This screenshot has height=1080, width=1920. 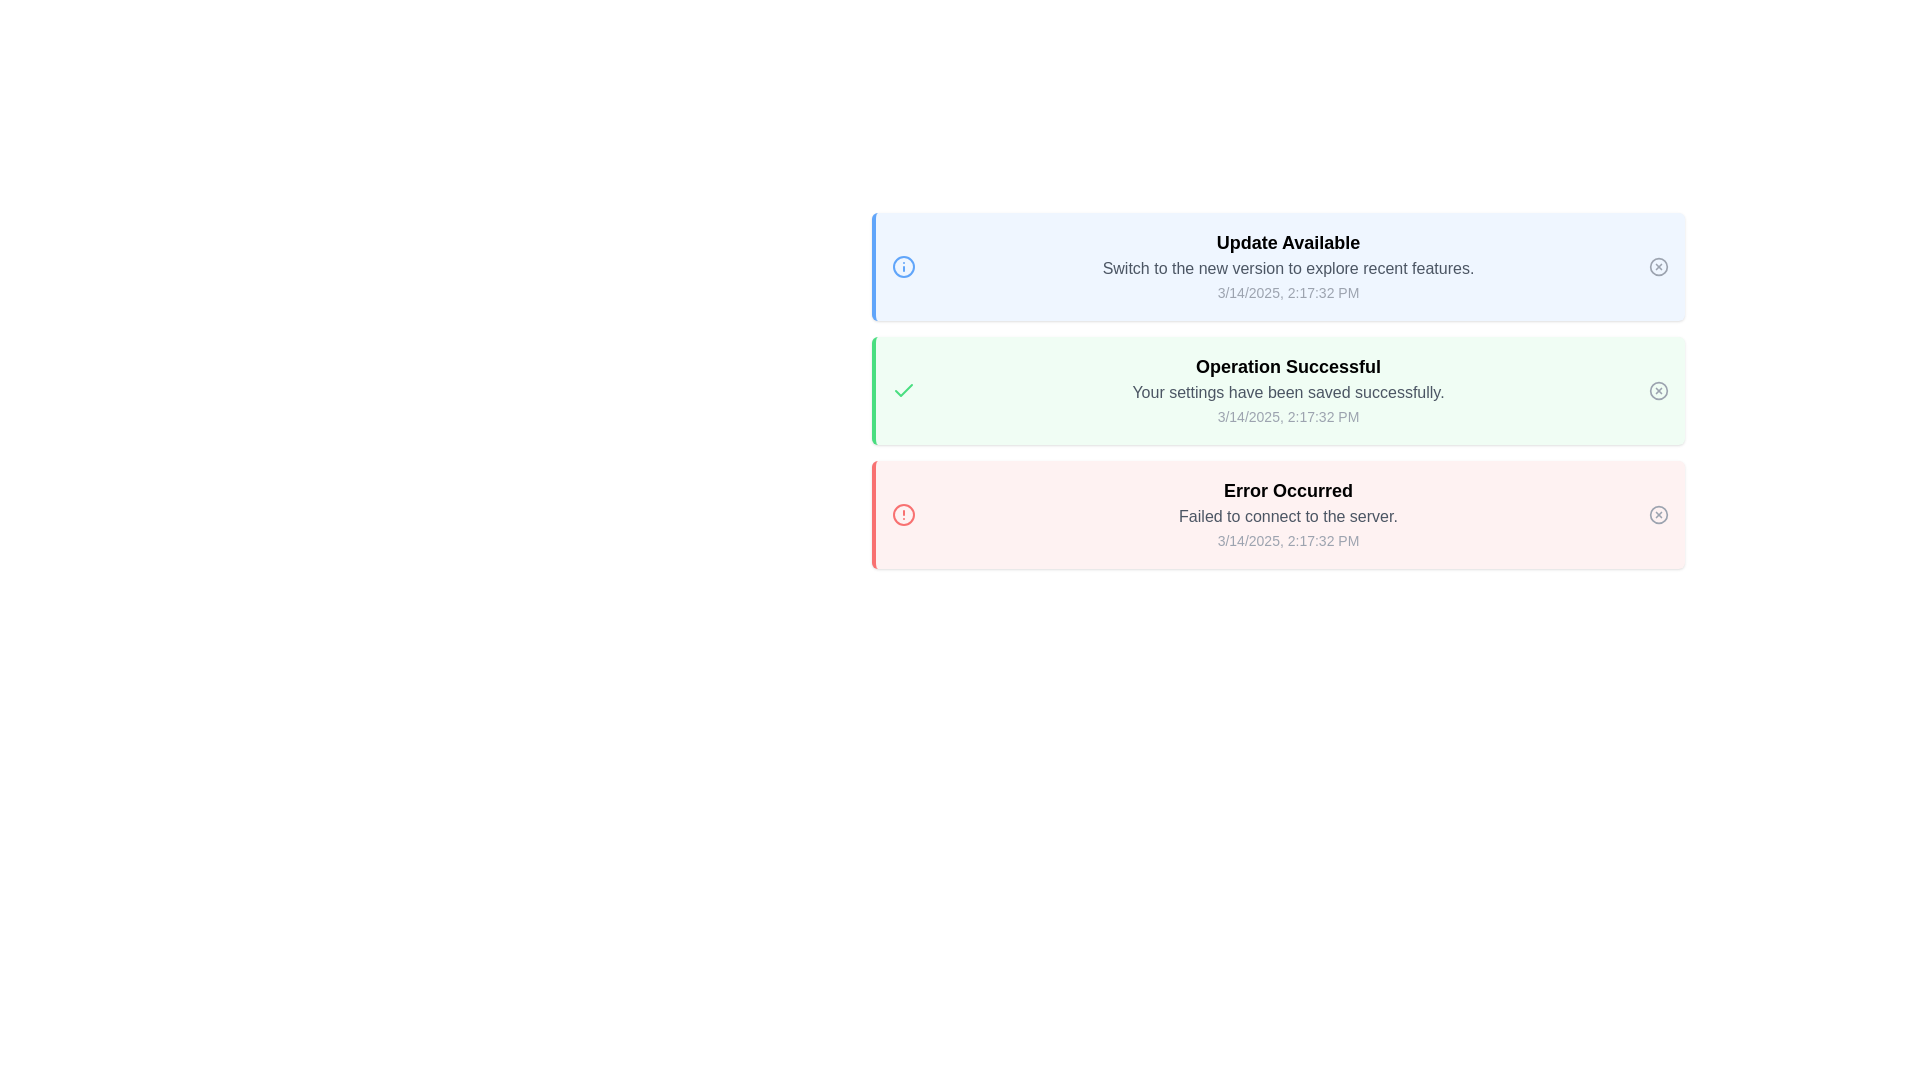 I want to click on the SVG Circle element located within the notification card, so click(x=902, y=265).